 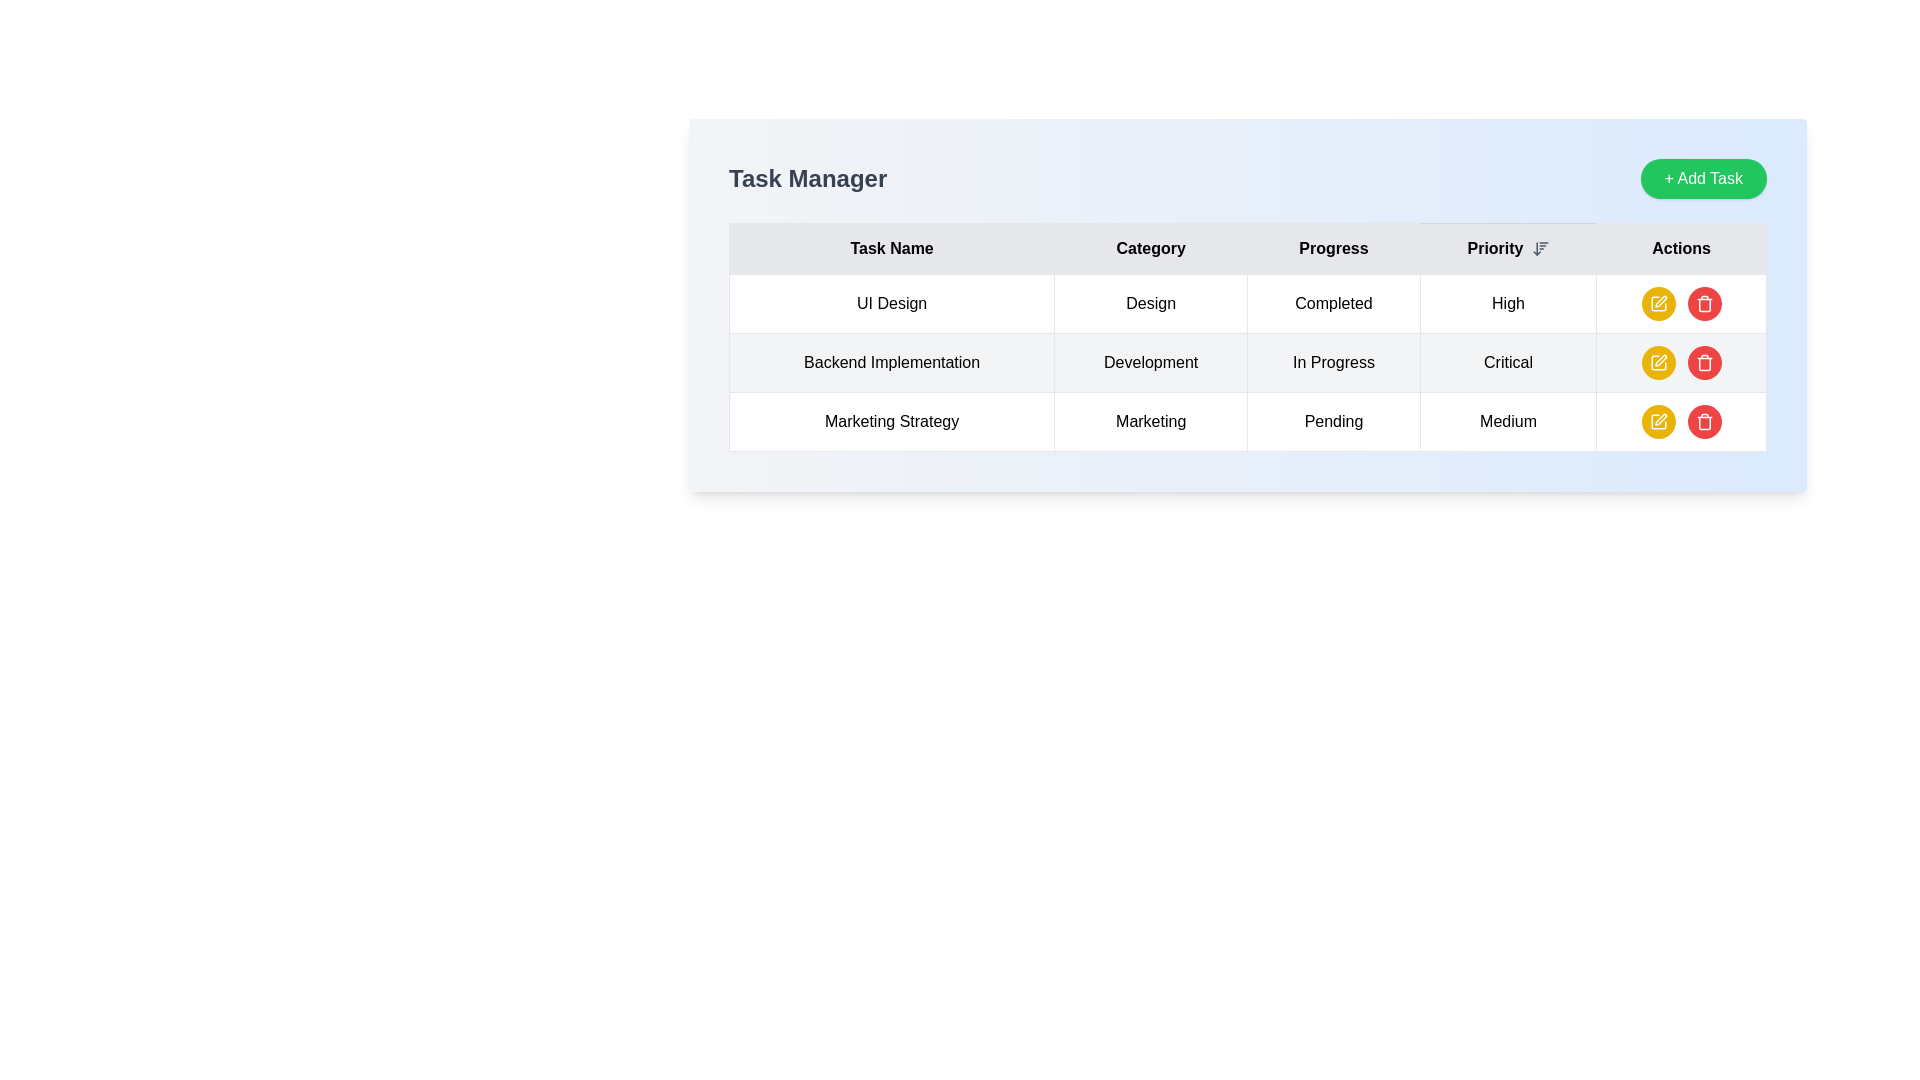 I want to click on the Static Text Label positioned in the second column of the second row within the table, indicating the type or classification of a task, so click(x=1151, y=362).